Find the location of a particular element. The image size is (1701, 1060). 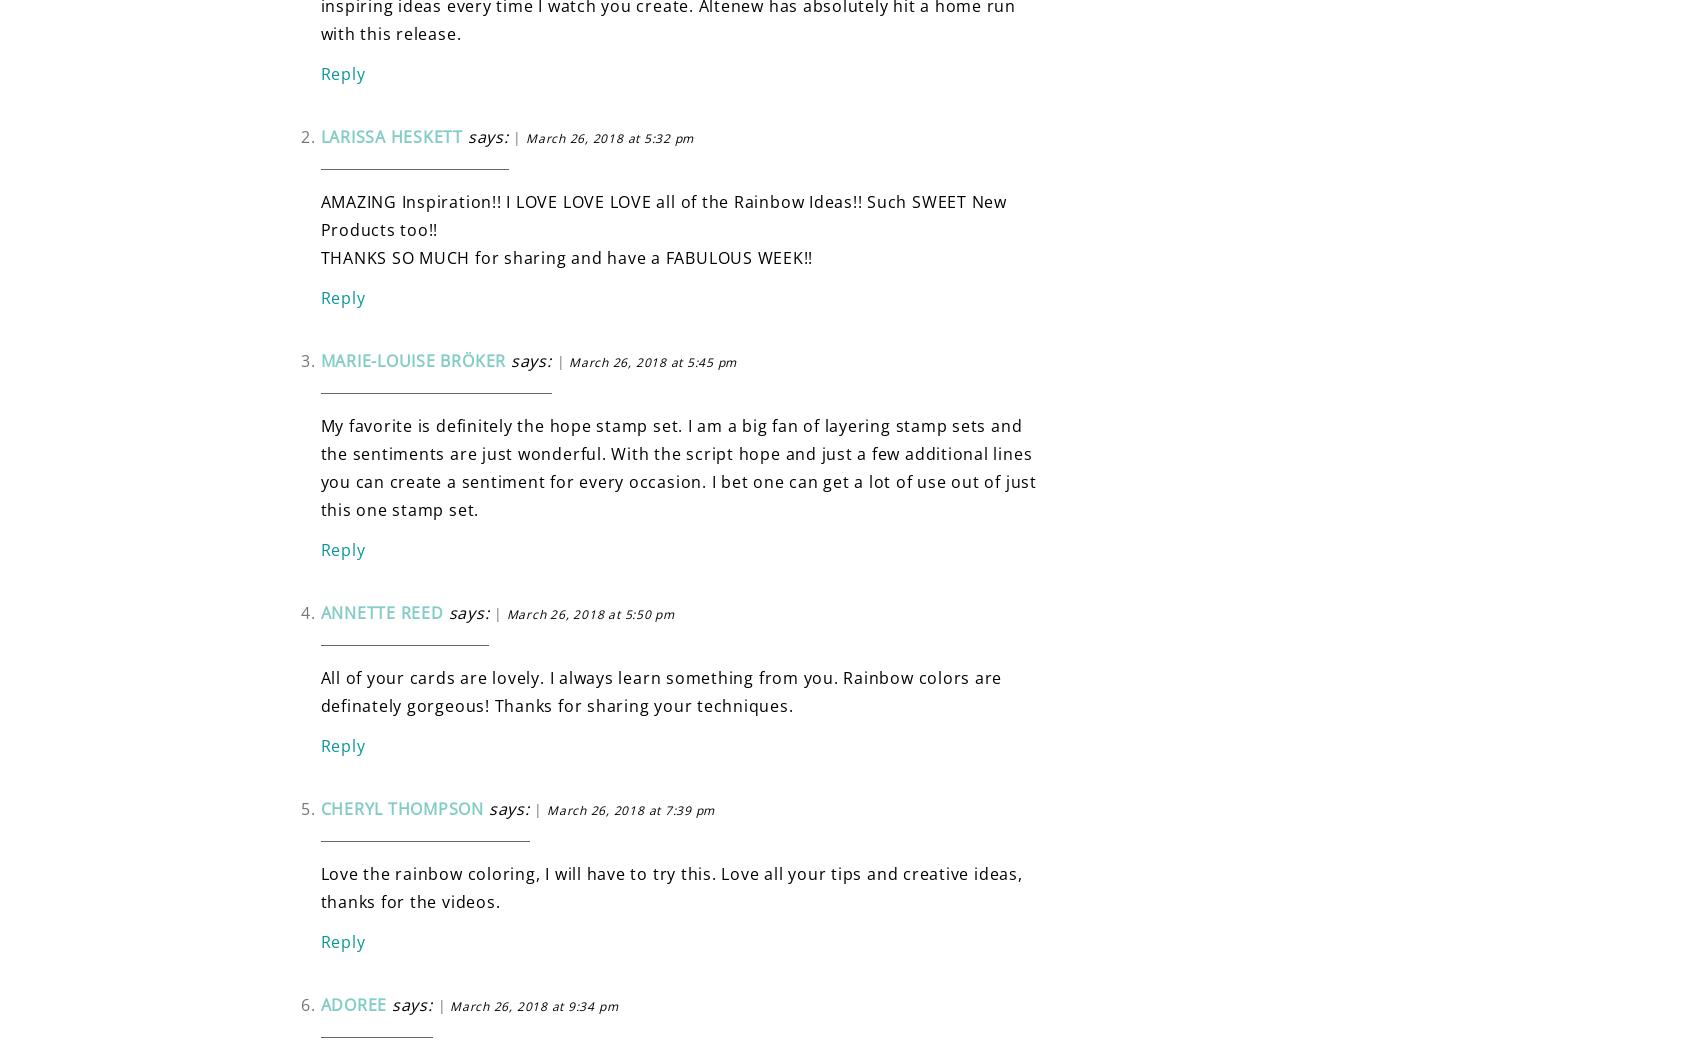

'All of your cards are lovely. I always learn something from you. Rainbow colors are definately gorgeous! Thanks for sharing your techniques.' is located at coordinates (660, 690).